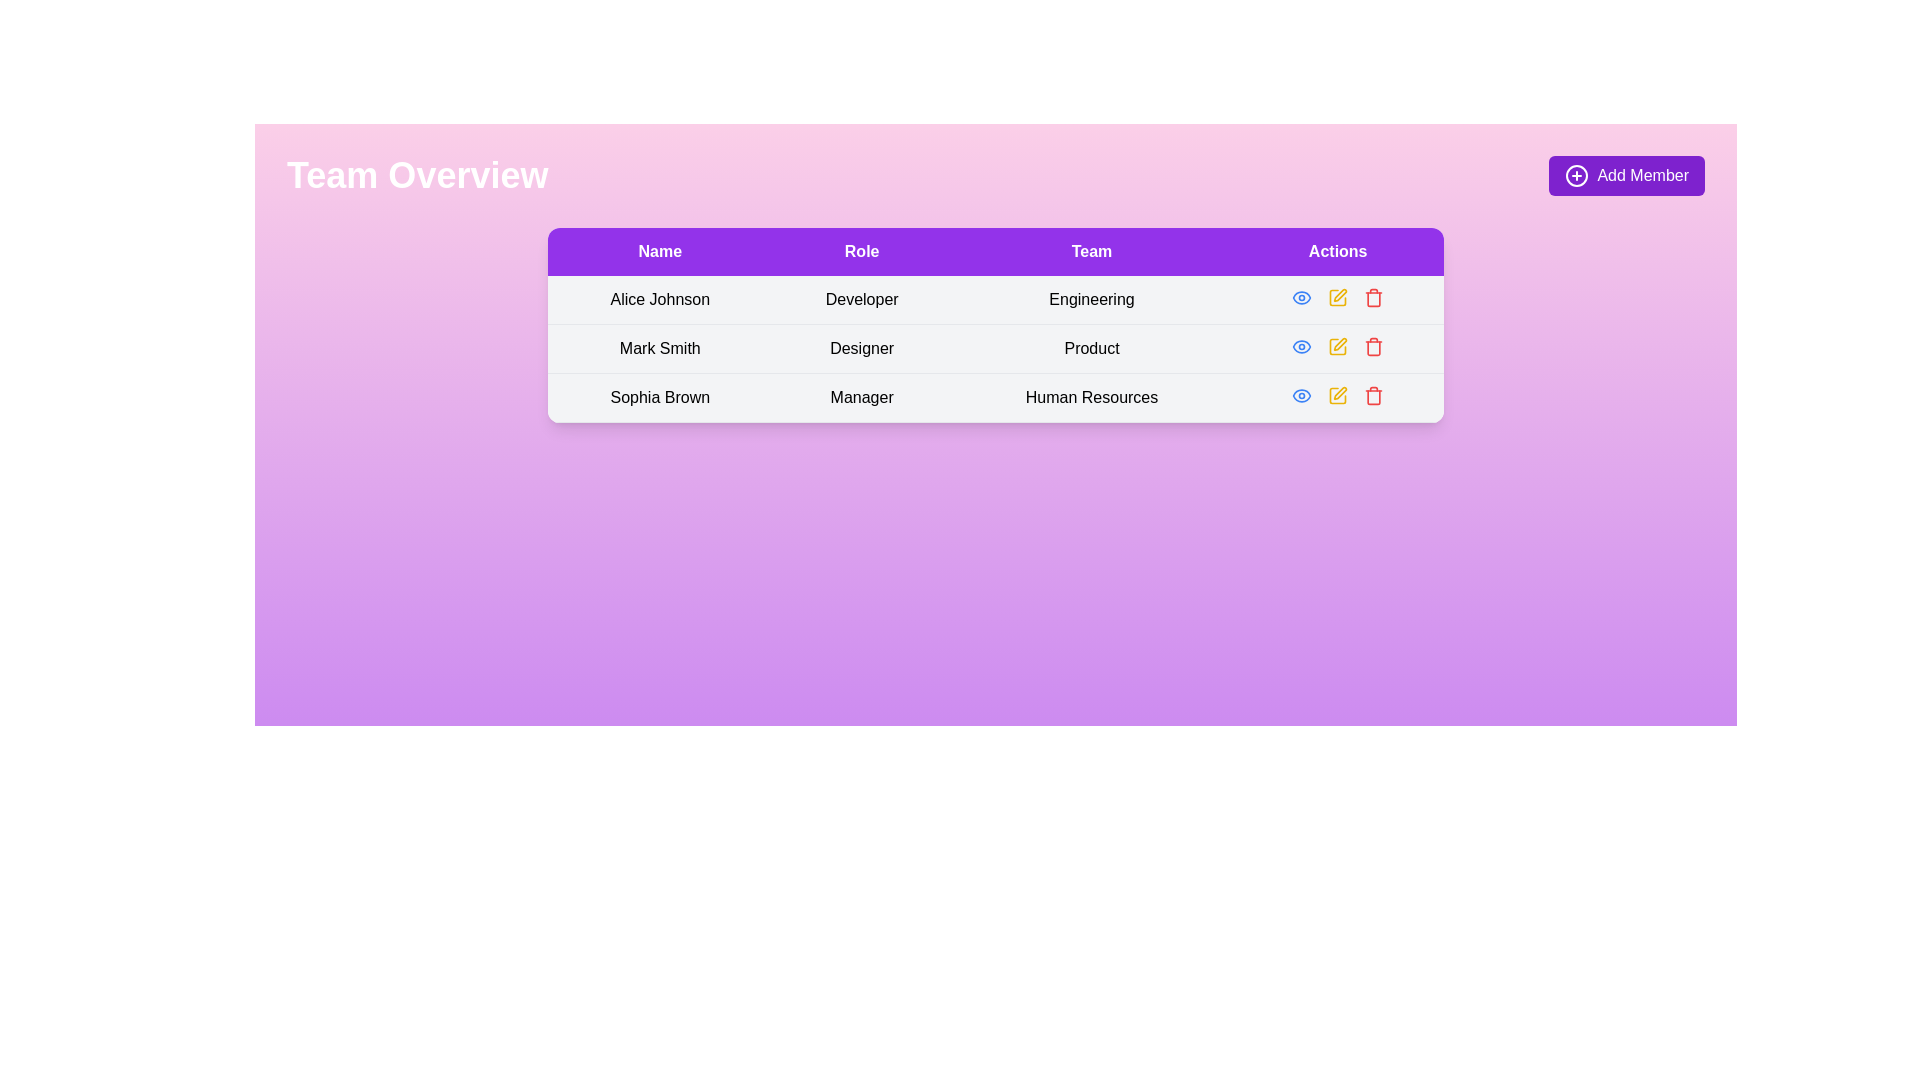  What do you see at coordinates (1091, 397) in the screenshot?
I see `the text content of the Table text cell displaying 'Human Resources' in black font, located in the third row and third column under the 'Team' column` at bounding box center [1091, 397].